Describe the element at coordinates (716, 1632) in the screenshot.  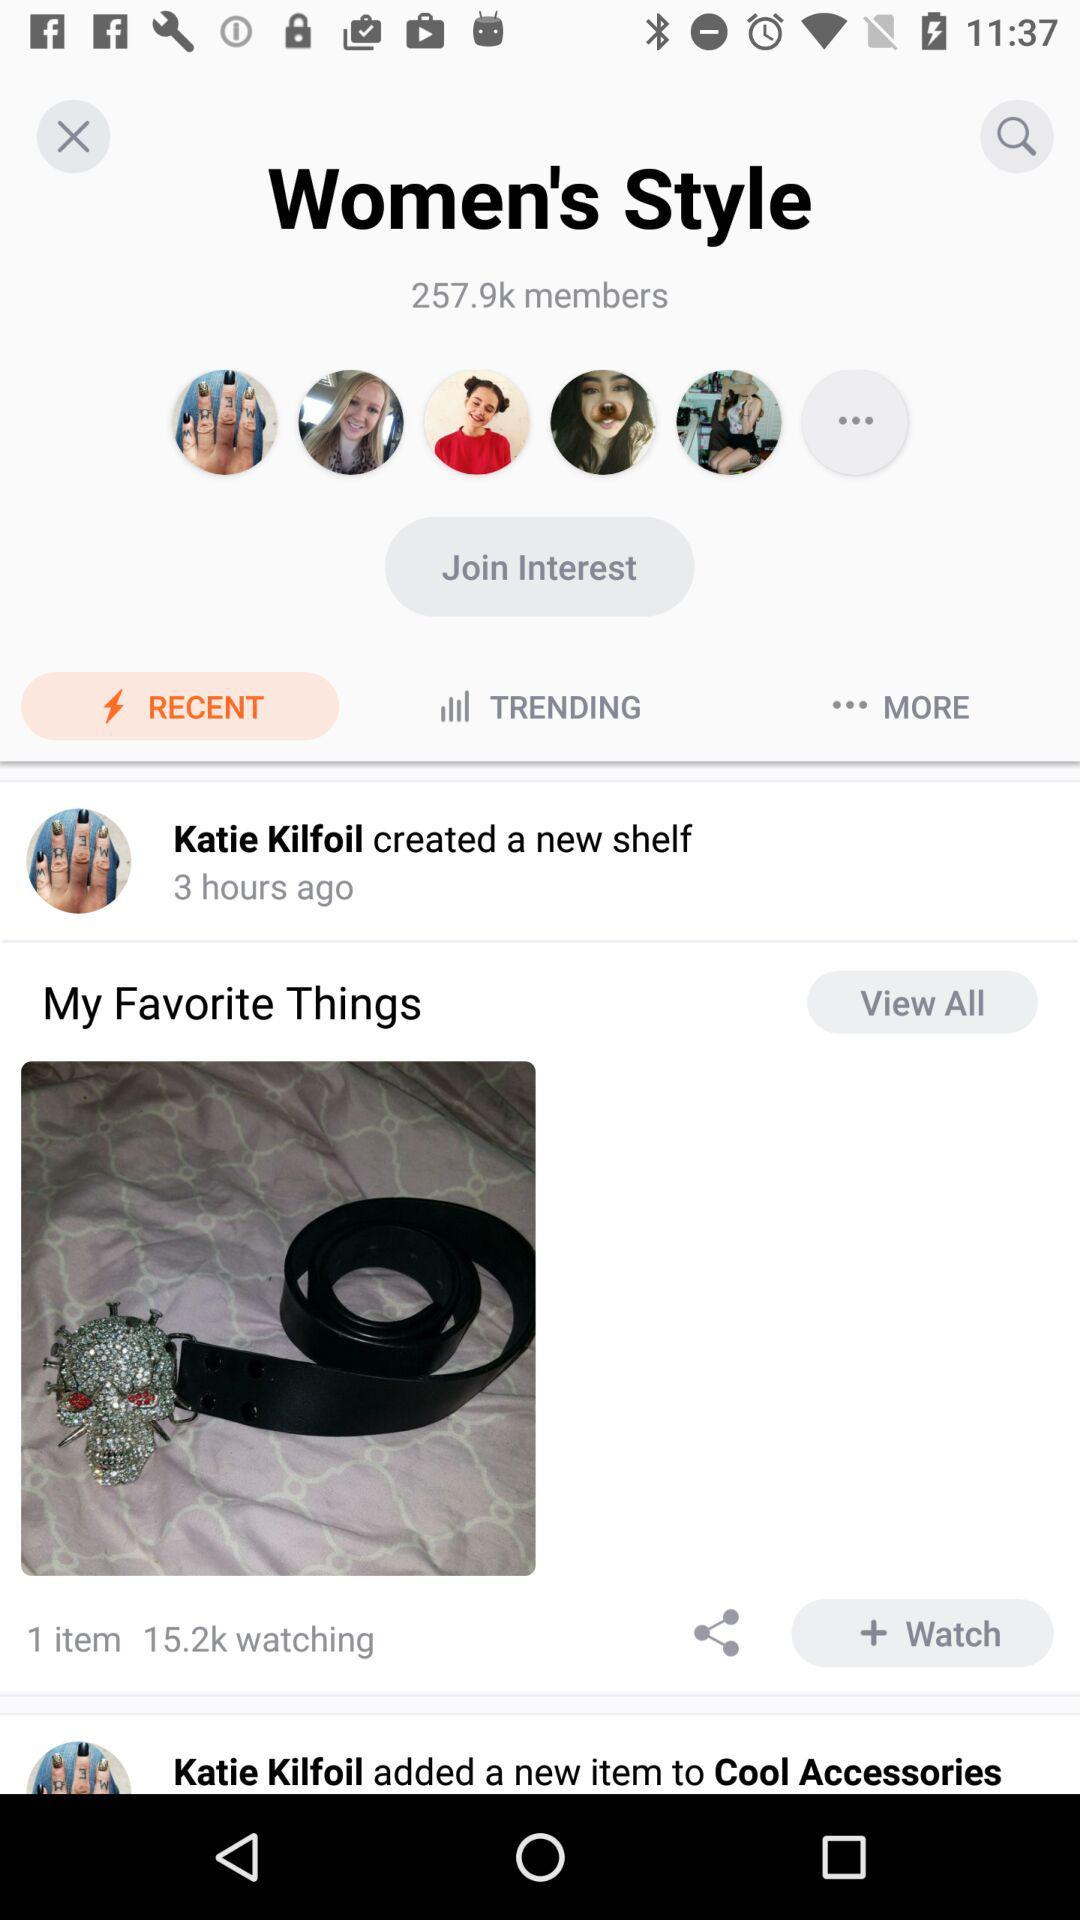
I see `open share options` at that location.